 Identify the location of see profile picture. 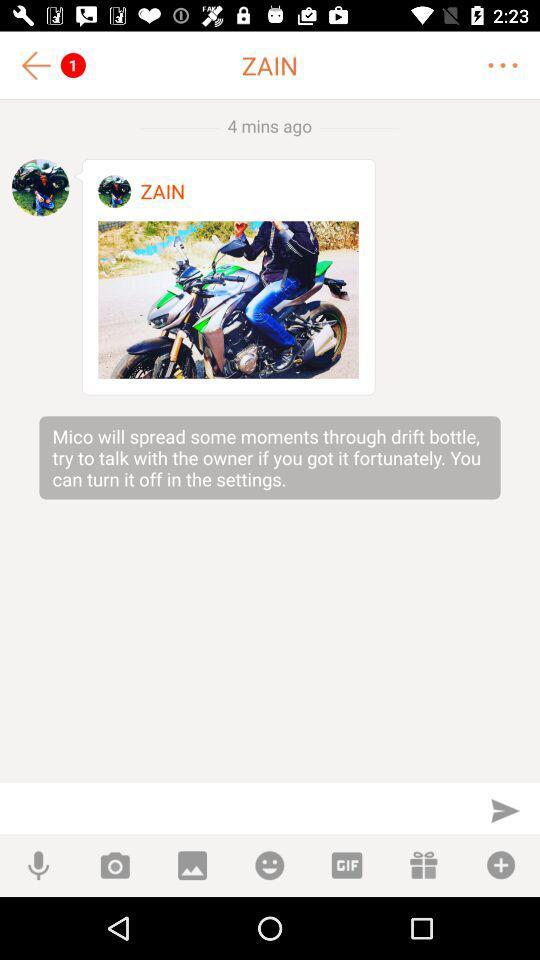
(40, 187).